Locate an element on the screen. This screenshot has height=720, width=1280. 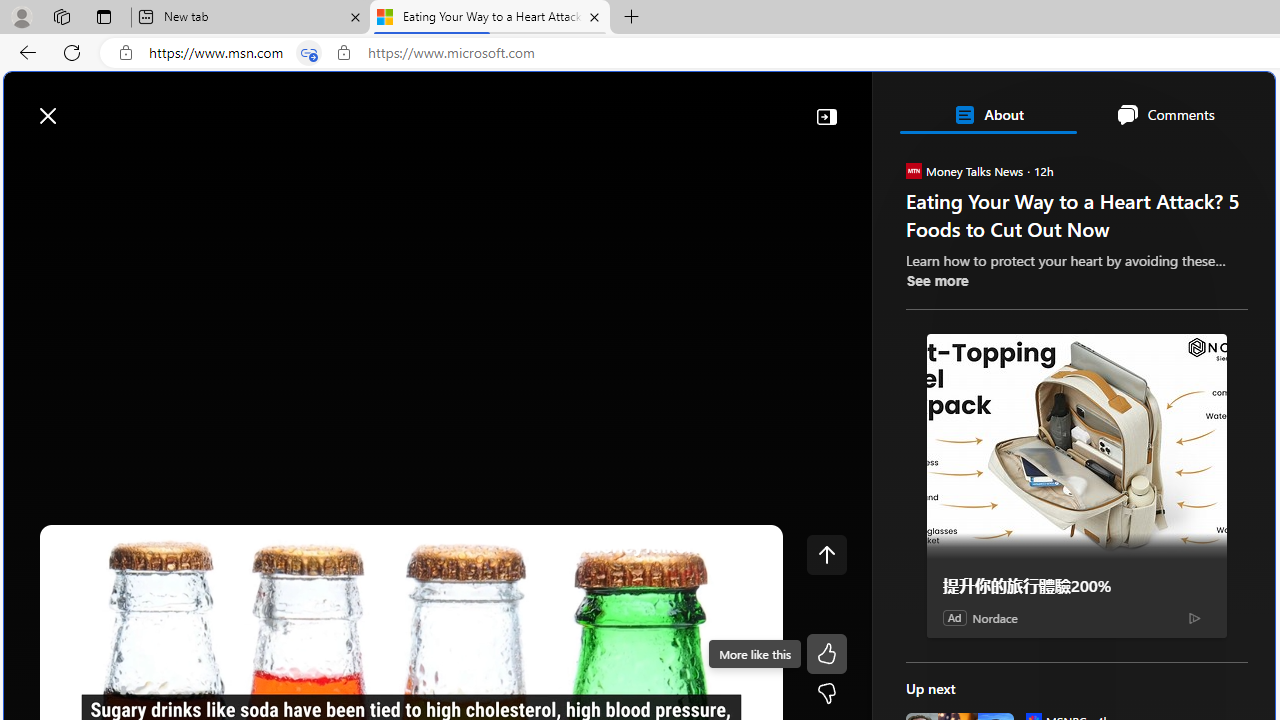
'Like' is located at coordinates (826, 654).